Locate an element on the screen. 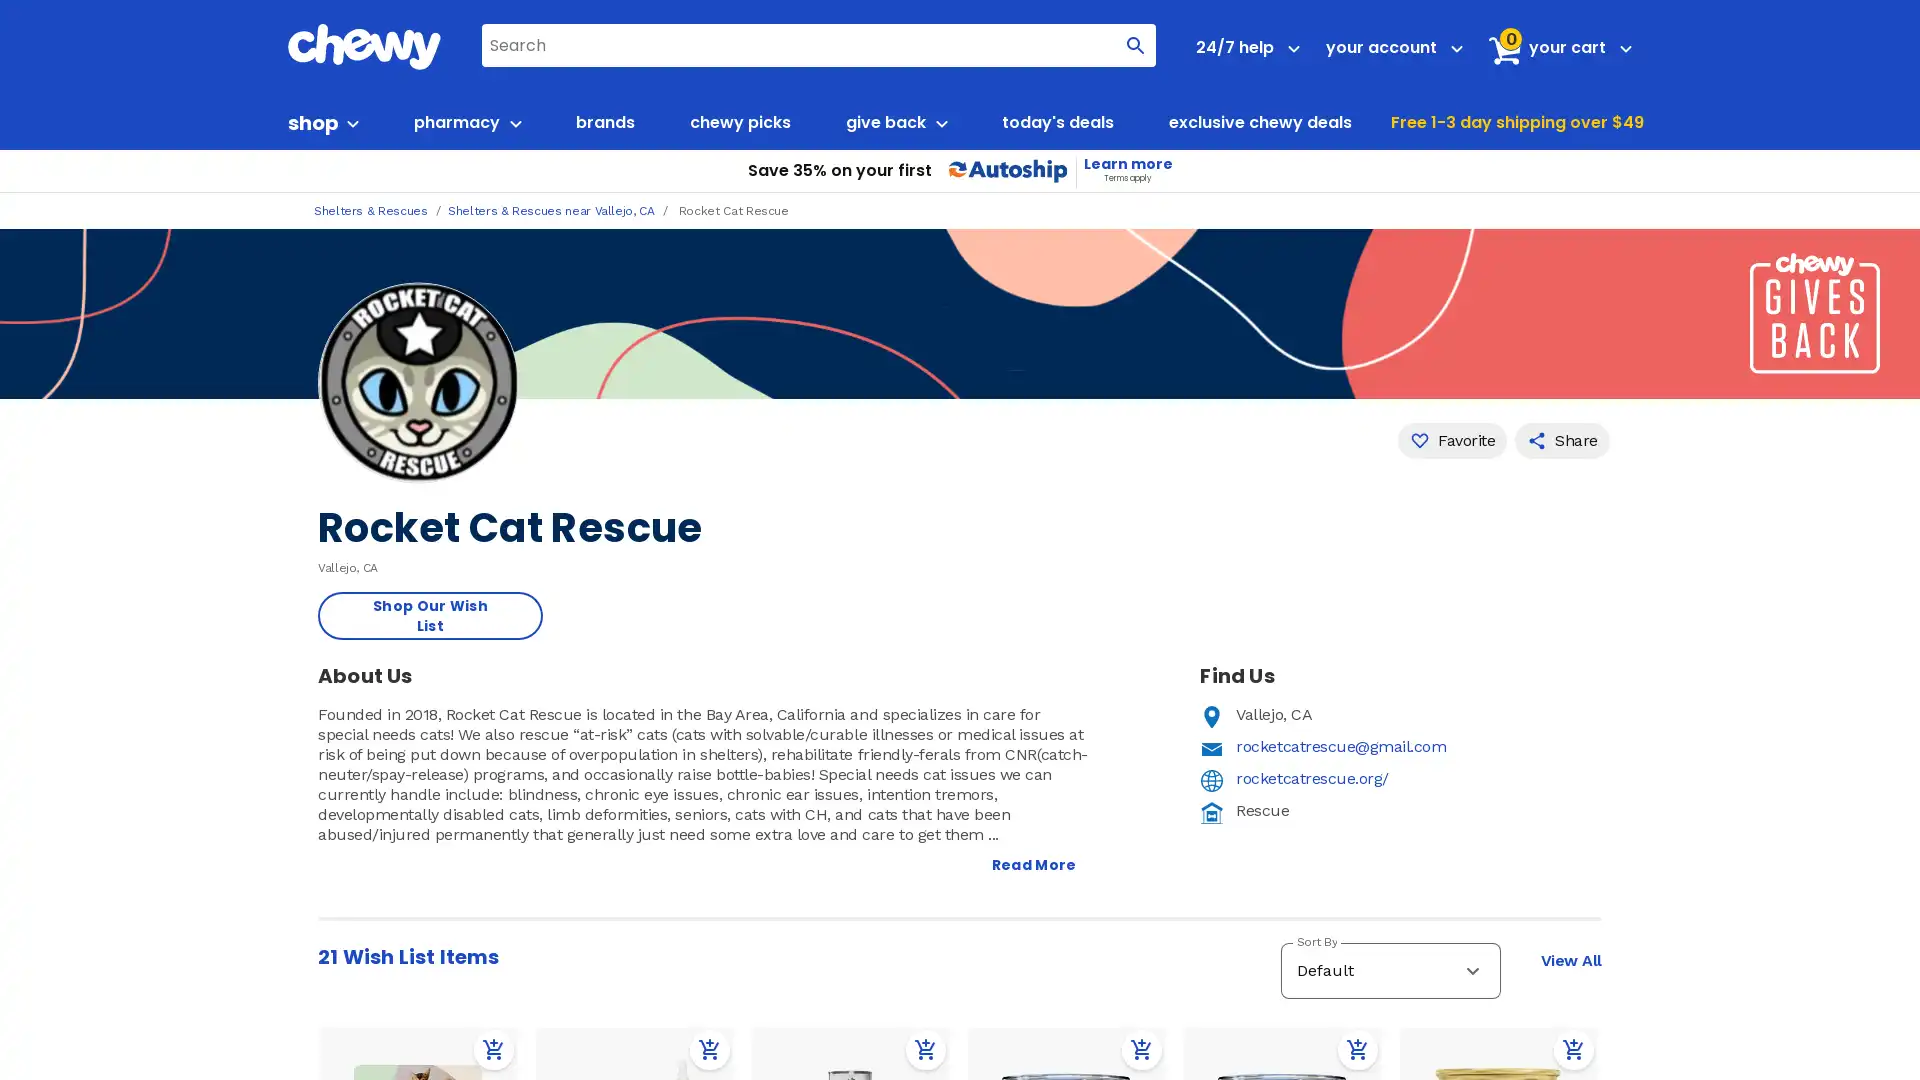  shop is located at coordinates (322, 123).